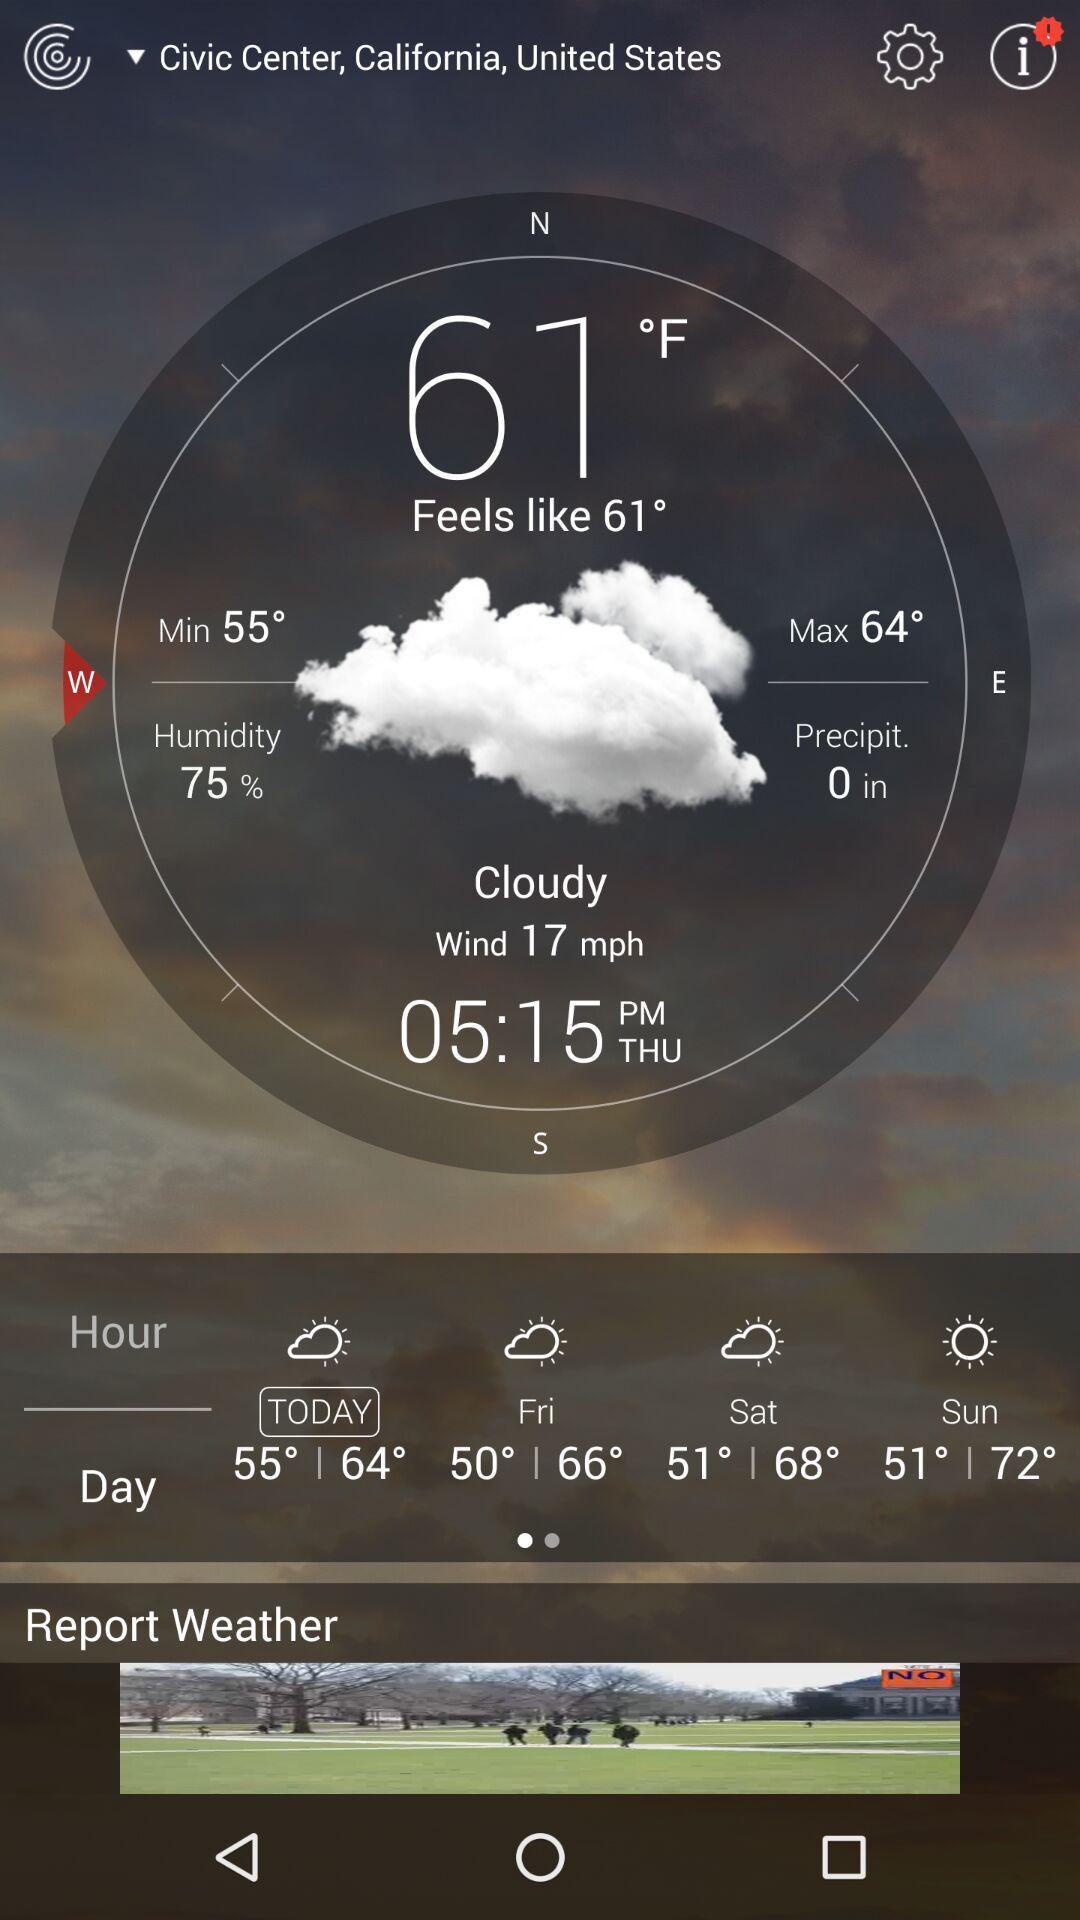 This screenshot has height=1920, width=1080. Describe the element at coordinates (910, 56) in the screenshot. I see `settings menu` at that location.